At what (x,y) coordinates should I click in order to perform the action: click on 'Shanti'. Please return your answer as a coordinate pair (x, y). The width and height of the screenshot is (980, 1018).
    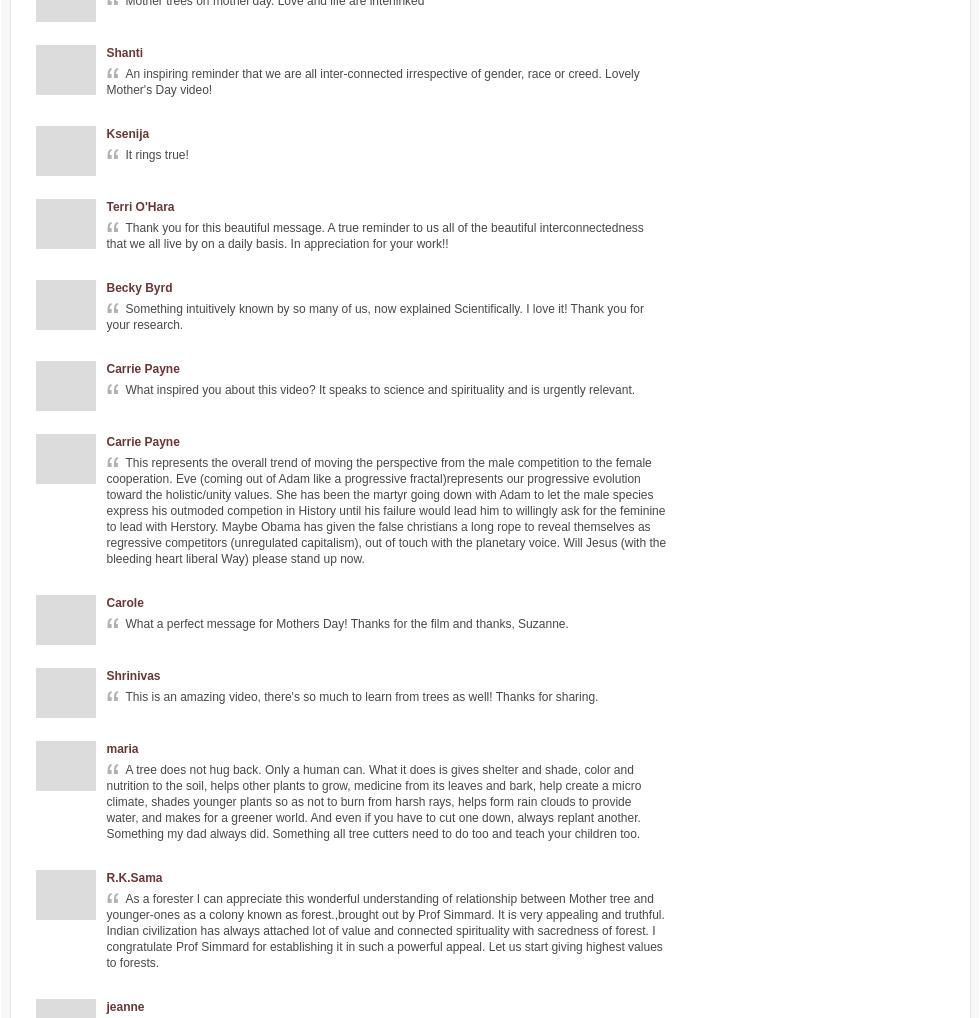
    Looking at the image, I should click on (123, 53).